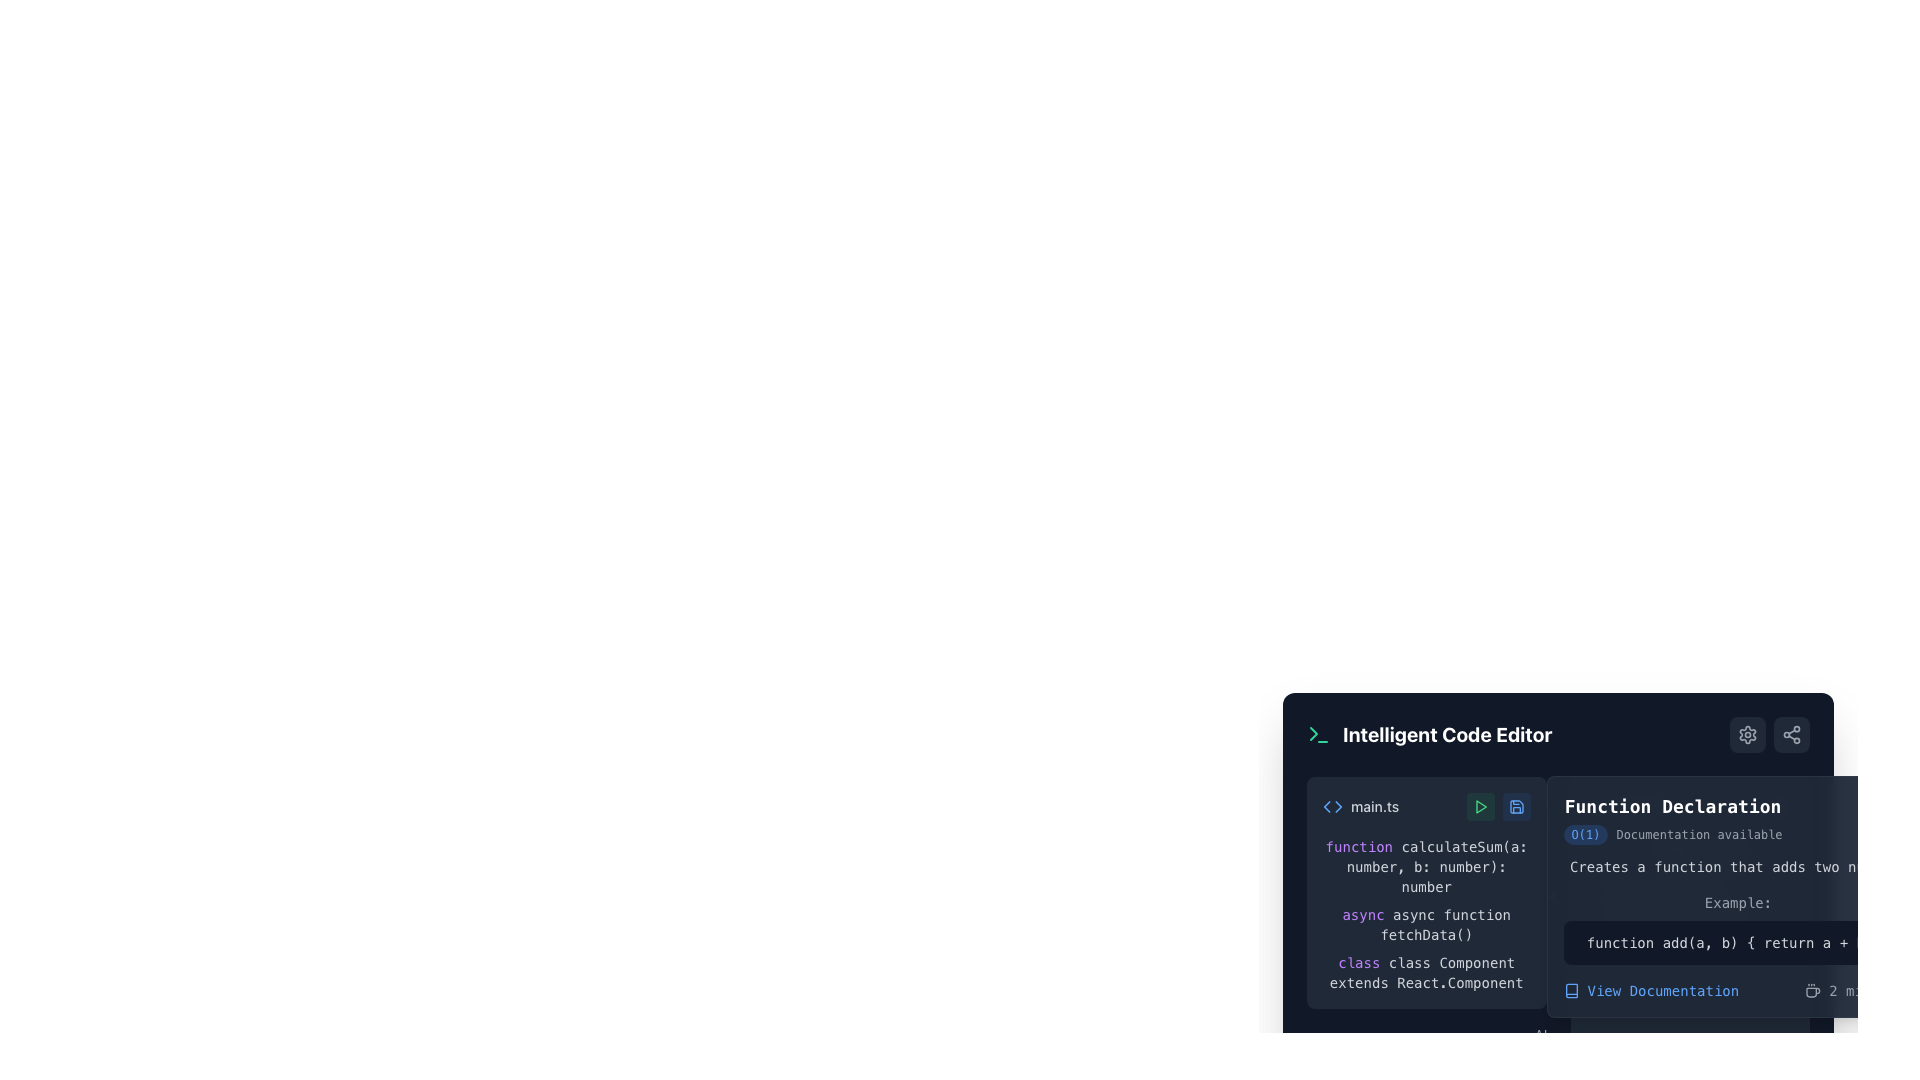  Describe the element at coordinates (1314, 733) in the screenshot. I see `the green triangular icon component located at the top of the terminal-like SVG icon` at that location.